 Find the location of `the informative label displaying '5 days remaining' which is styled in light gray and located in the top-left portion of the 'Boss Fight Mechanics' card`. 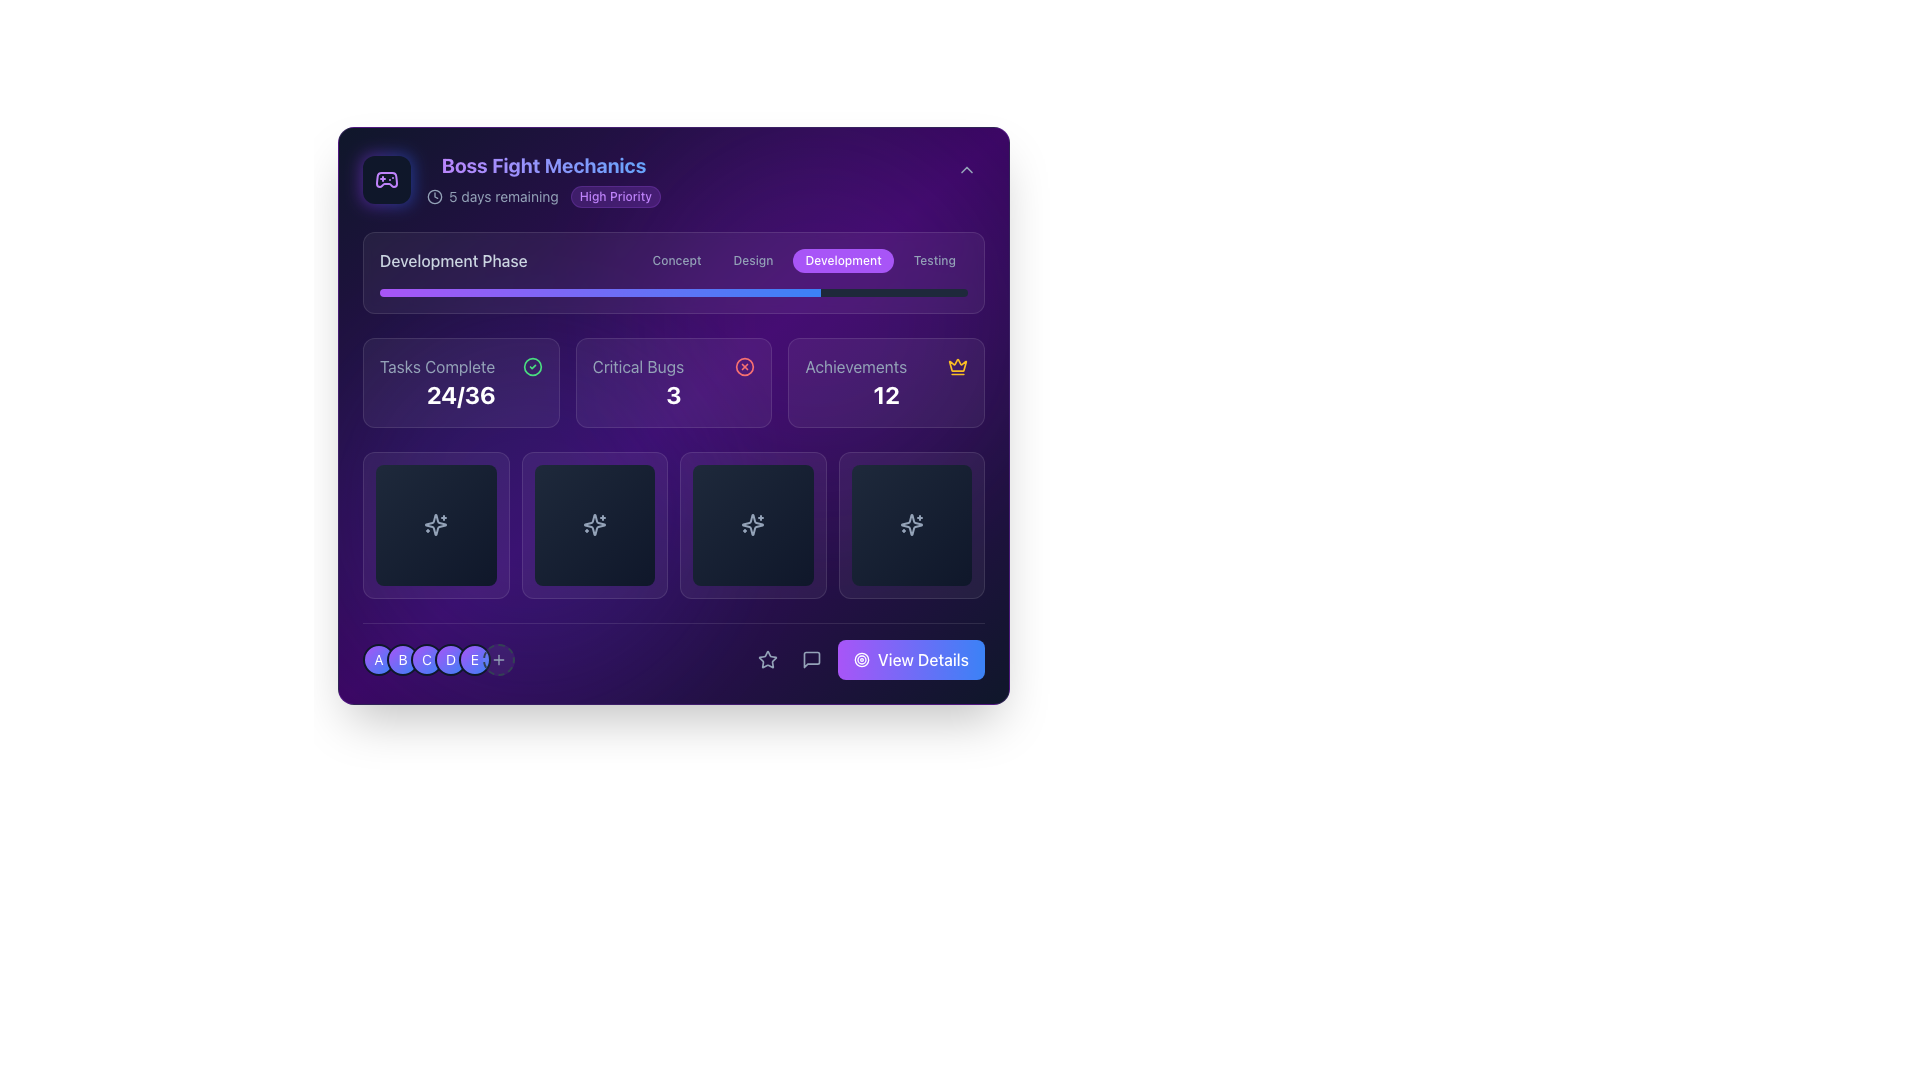

the informative label displaying '5 days remaining' which is styled in light gray and located in the top-left portion of the 'Boss Fight Mechanics' card is located at coordinates (492, 196).